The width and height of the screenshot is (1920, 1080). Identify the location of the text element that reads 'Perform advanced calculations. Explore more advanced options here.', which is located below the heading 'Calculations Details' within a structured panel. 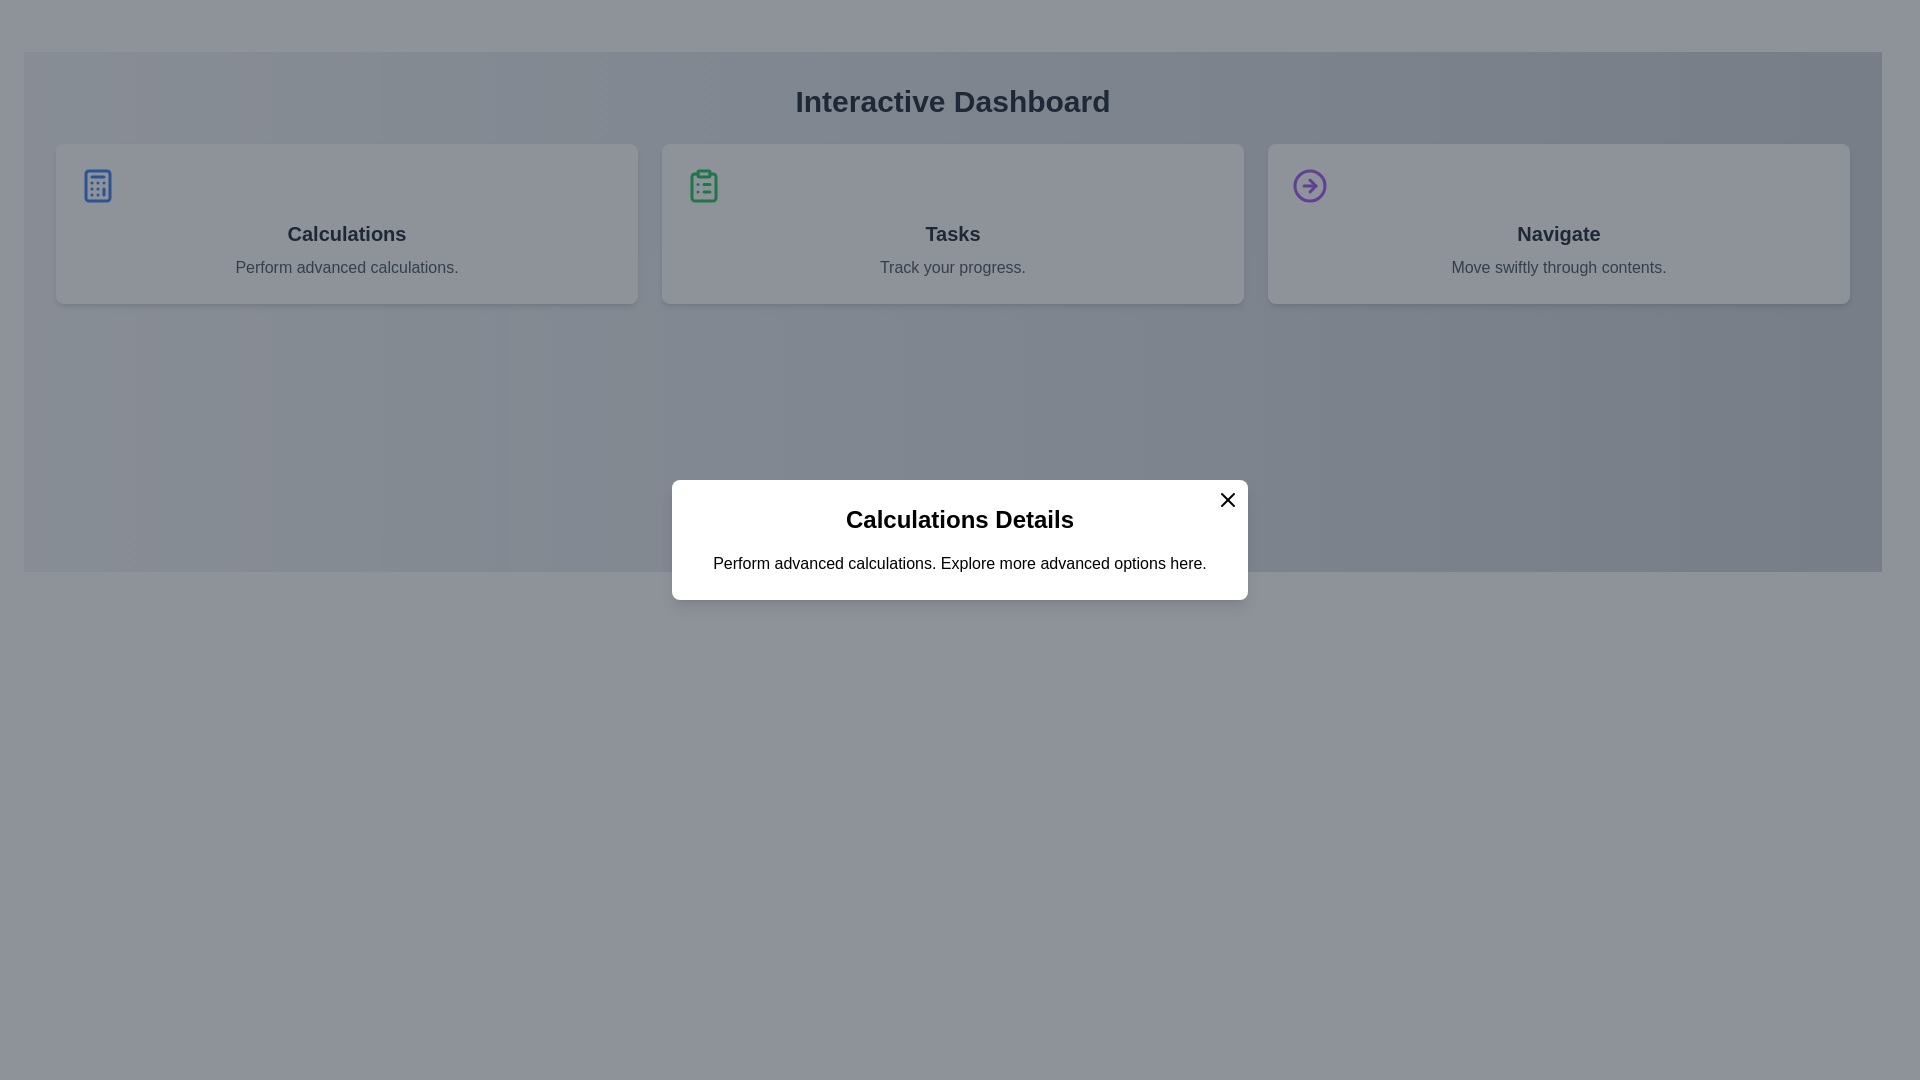
(960, 563).